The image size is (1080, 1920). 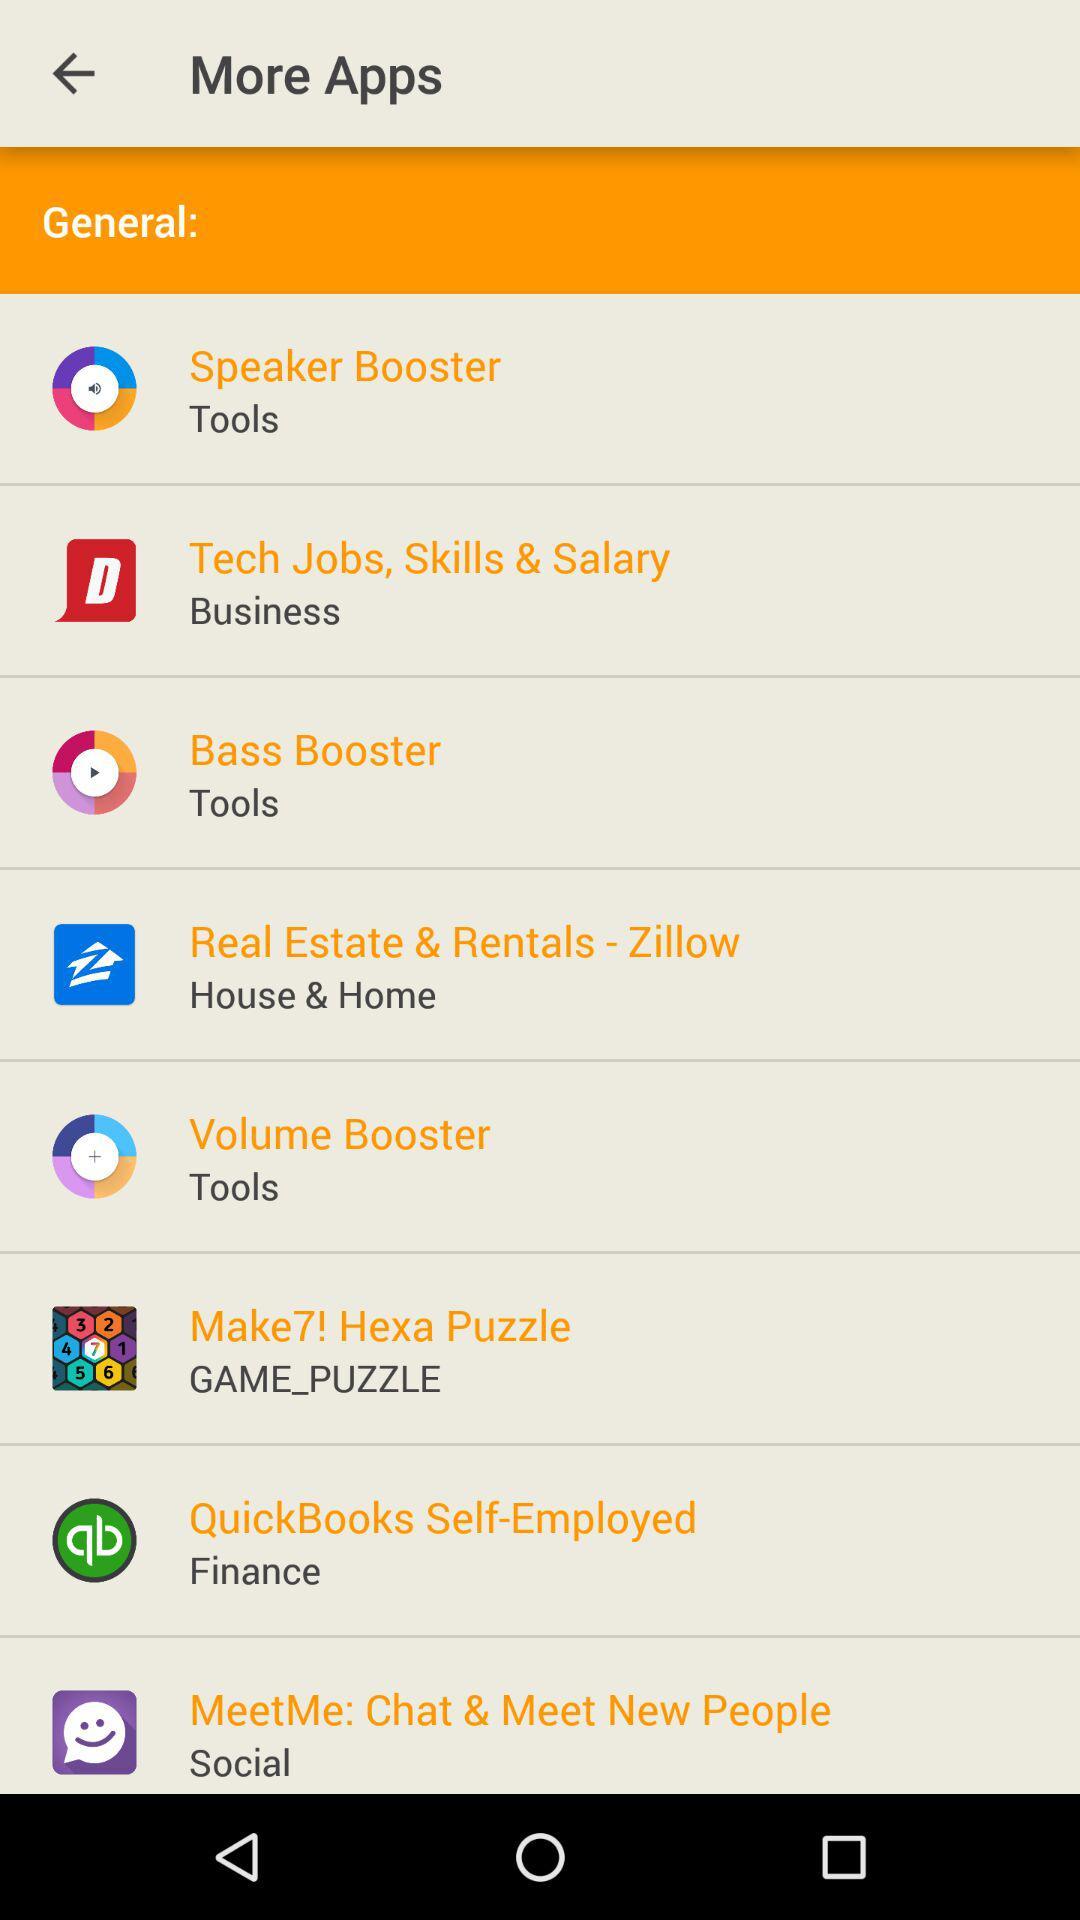 I want to click on the item above meetme chat meet icon, so click(x=253, y=1568).